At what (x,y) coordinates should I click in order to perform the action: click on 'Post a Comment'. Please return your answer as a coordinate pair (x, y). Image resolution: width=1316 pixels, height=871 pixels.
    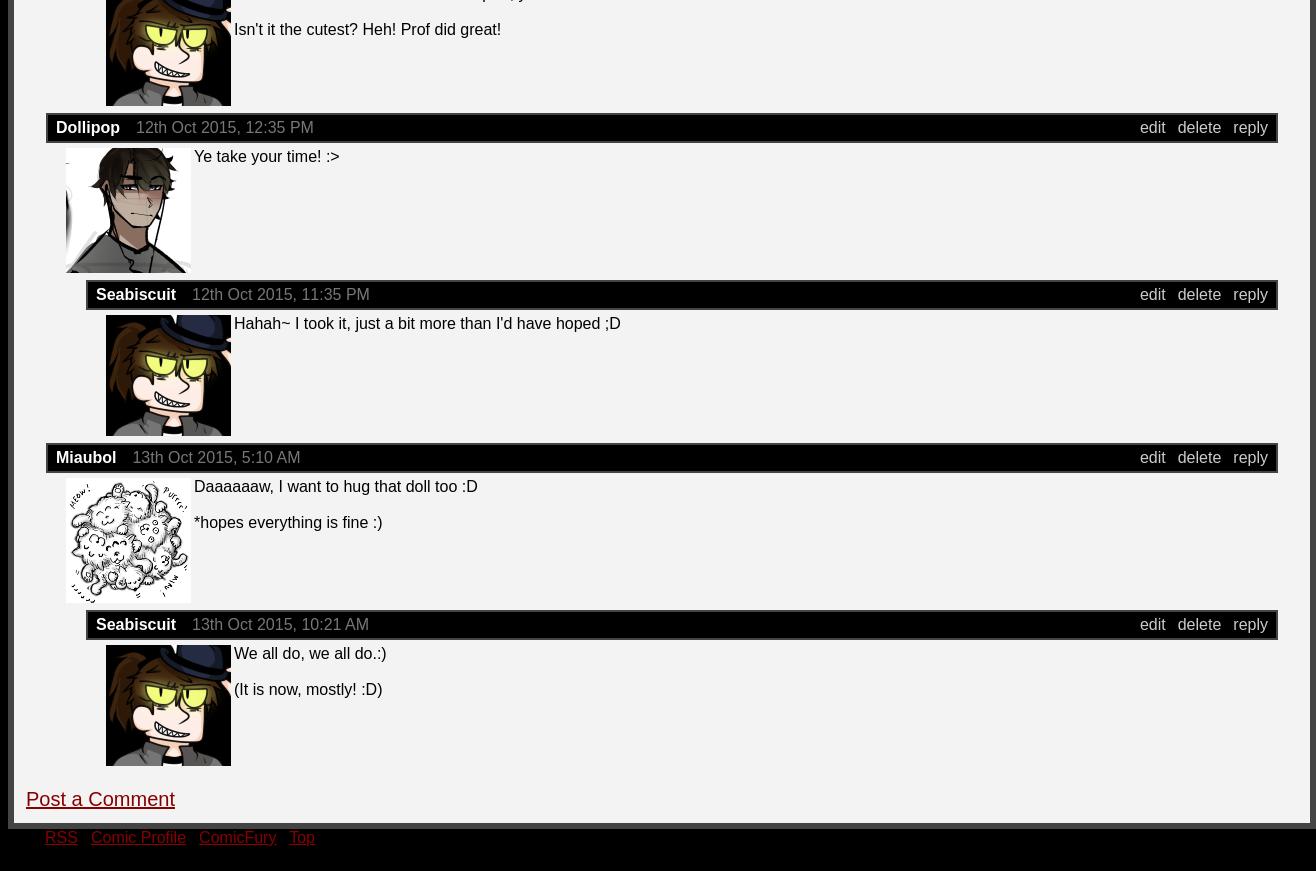
    Looking at the image, I should click on (26, 798).